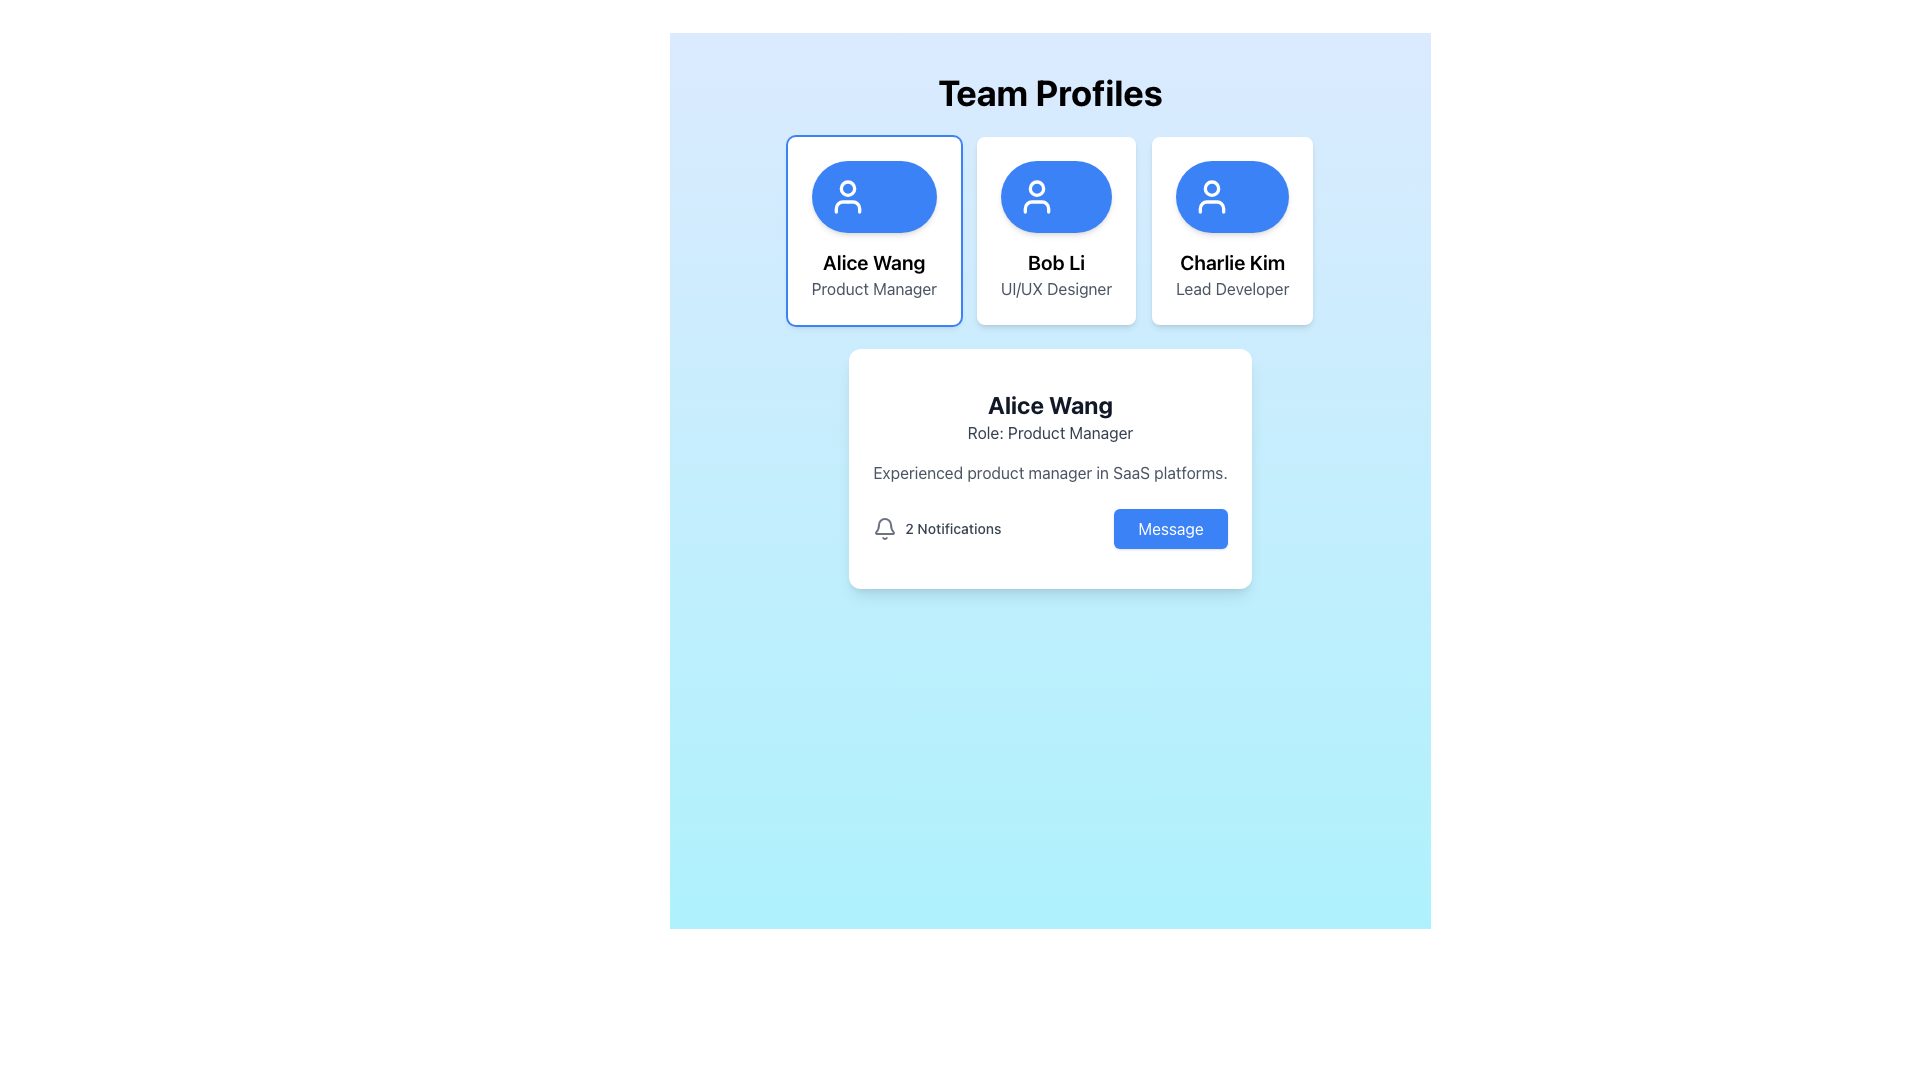 Image resolution: width=1920 pixels, height=1080 pixels. I want to click on the Profile Card for 'Charlie Kim', which is the third card in a horizontal series of three cards located below the header 'Team Profiles', so click(1231, 230).